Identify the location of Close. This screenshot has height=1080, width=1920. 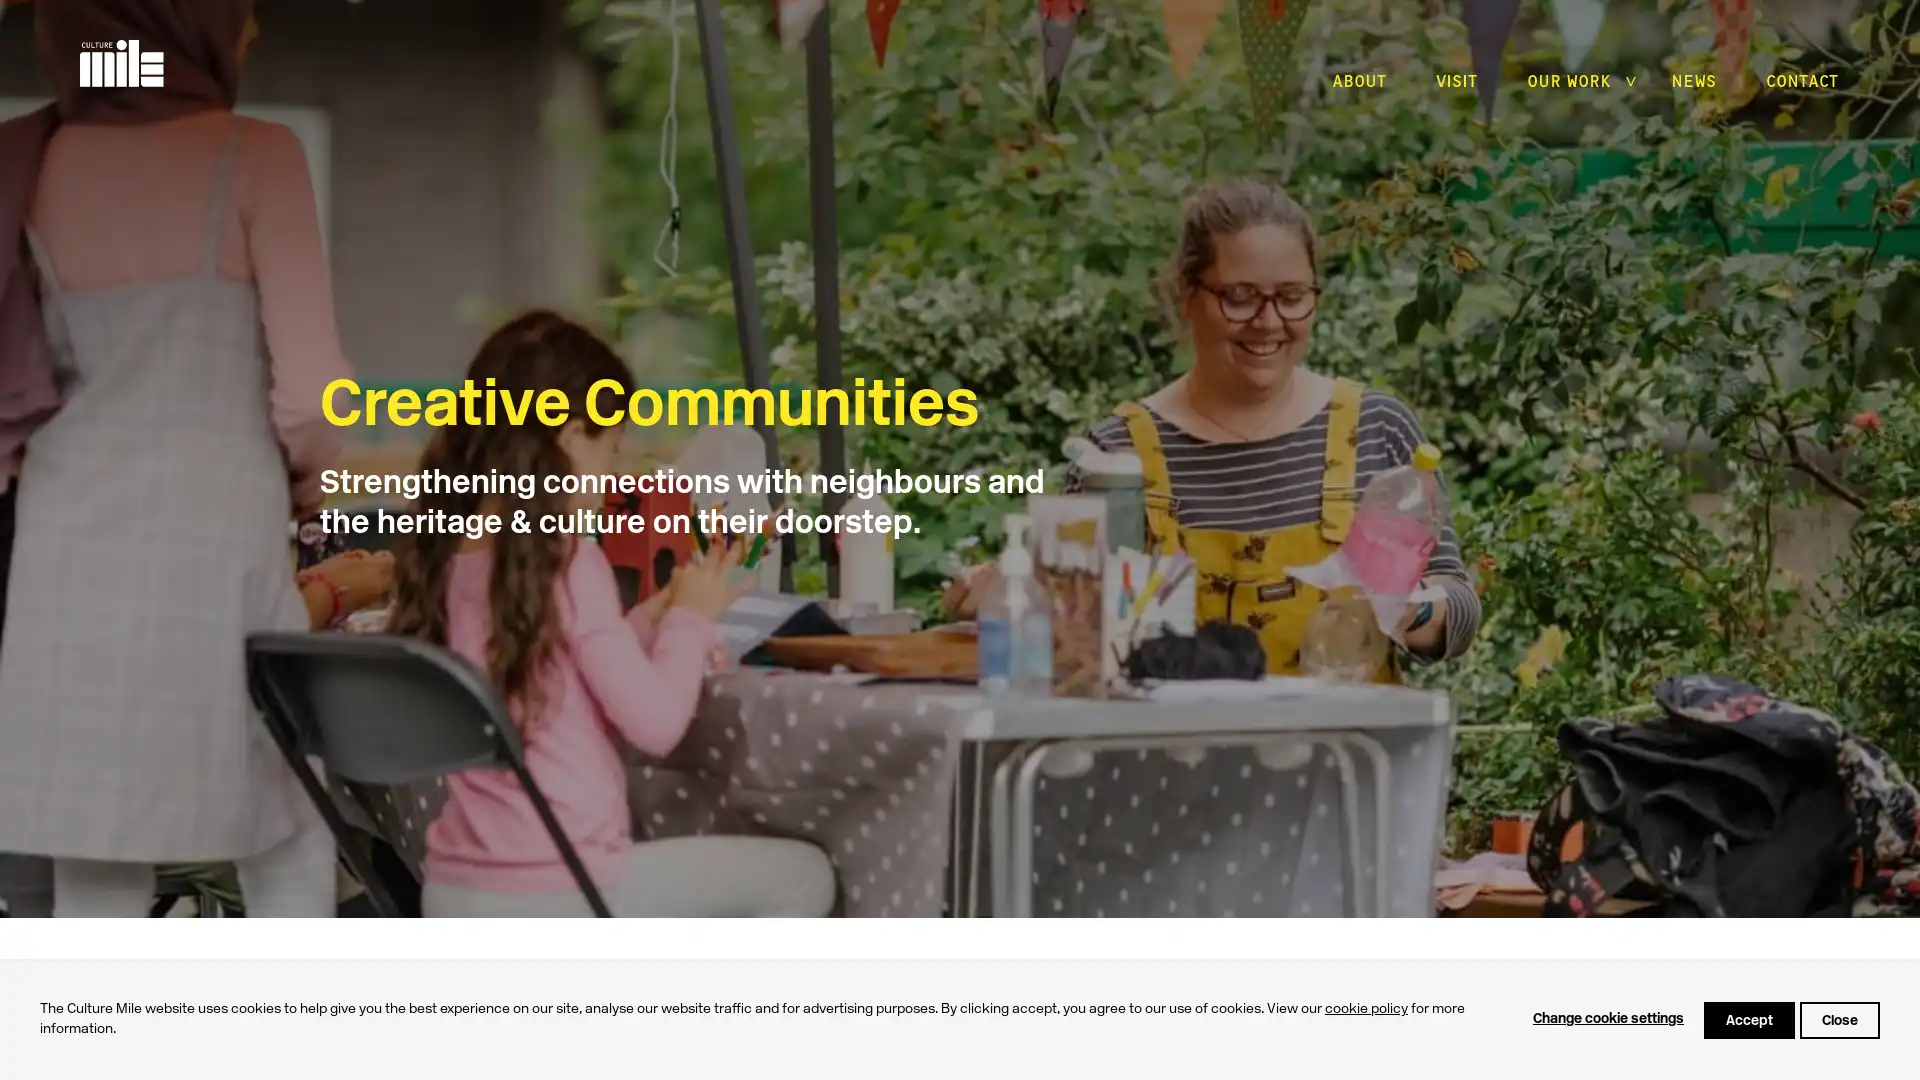
(1839, 1019).